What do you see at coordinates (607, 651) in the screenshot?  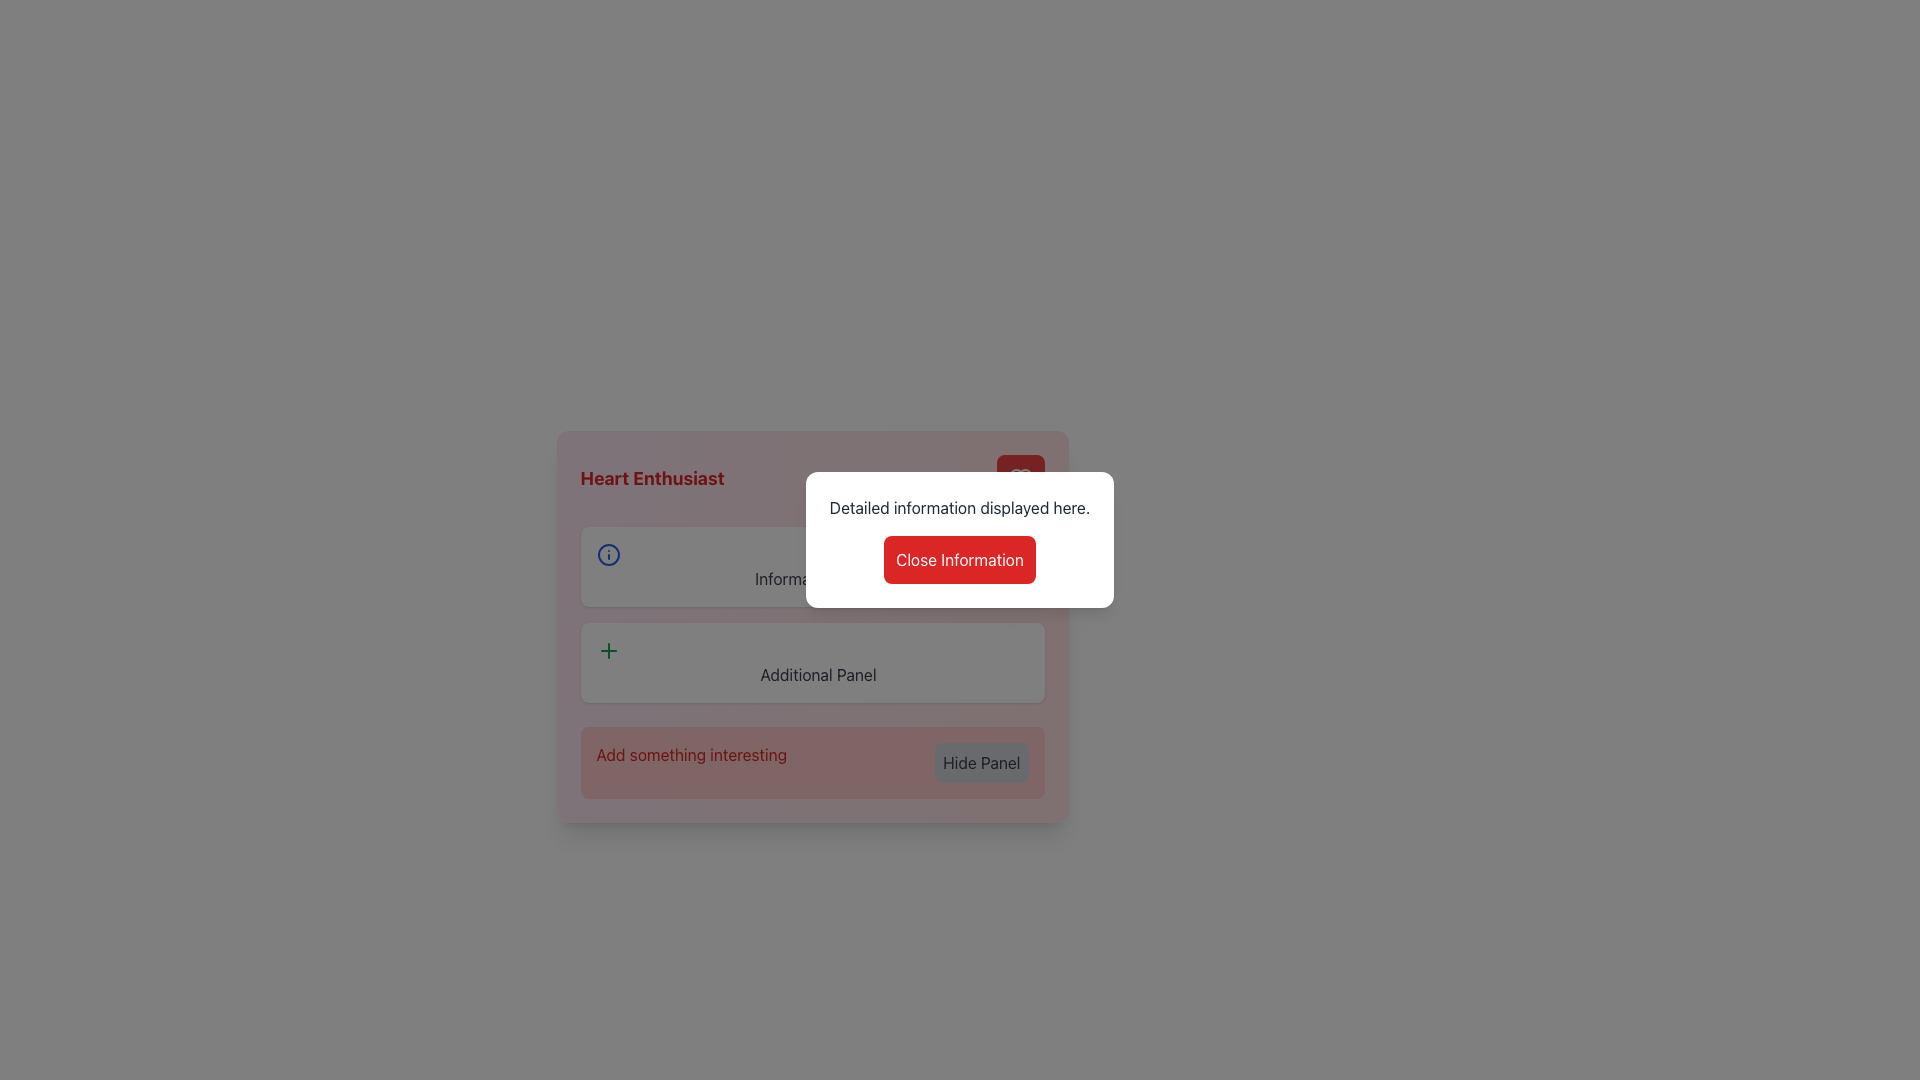 I see `the green plus-shaped SVG icon located in the 'Additional Panel' section, positioned left and above the text 'Additional Panel'` at bounding box center [607, 651].